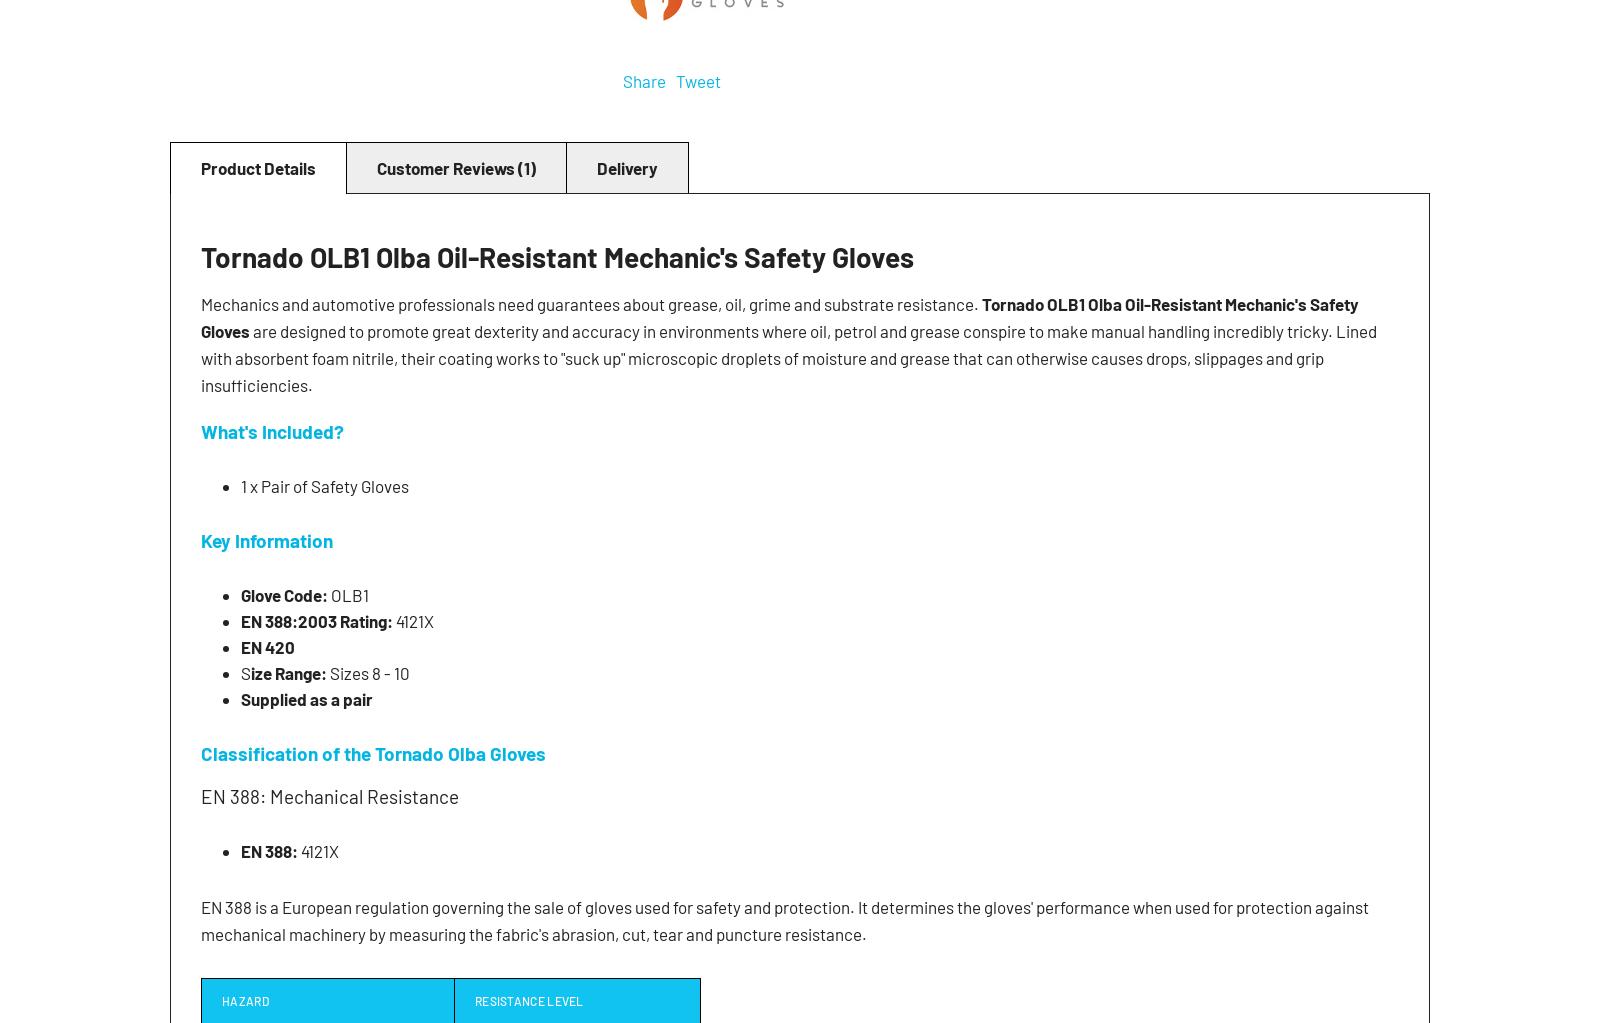 The height and width of the screenshot is (1023, 1600). What do you see at coordinates (286, 592) in the screenshot?
I see `'Glove Code:'` at bounding box center [286, 592].